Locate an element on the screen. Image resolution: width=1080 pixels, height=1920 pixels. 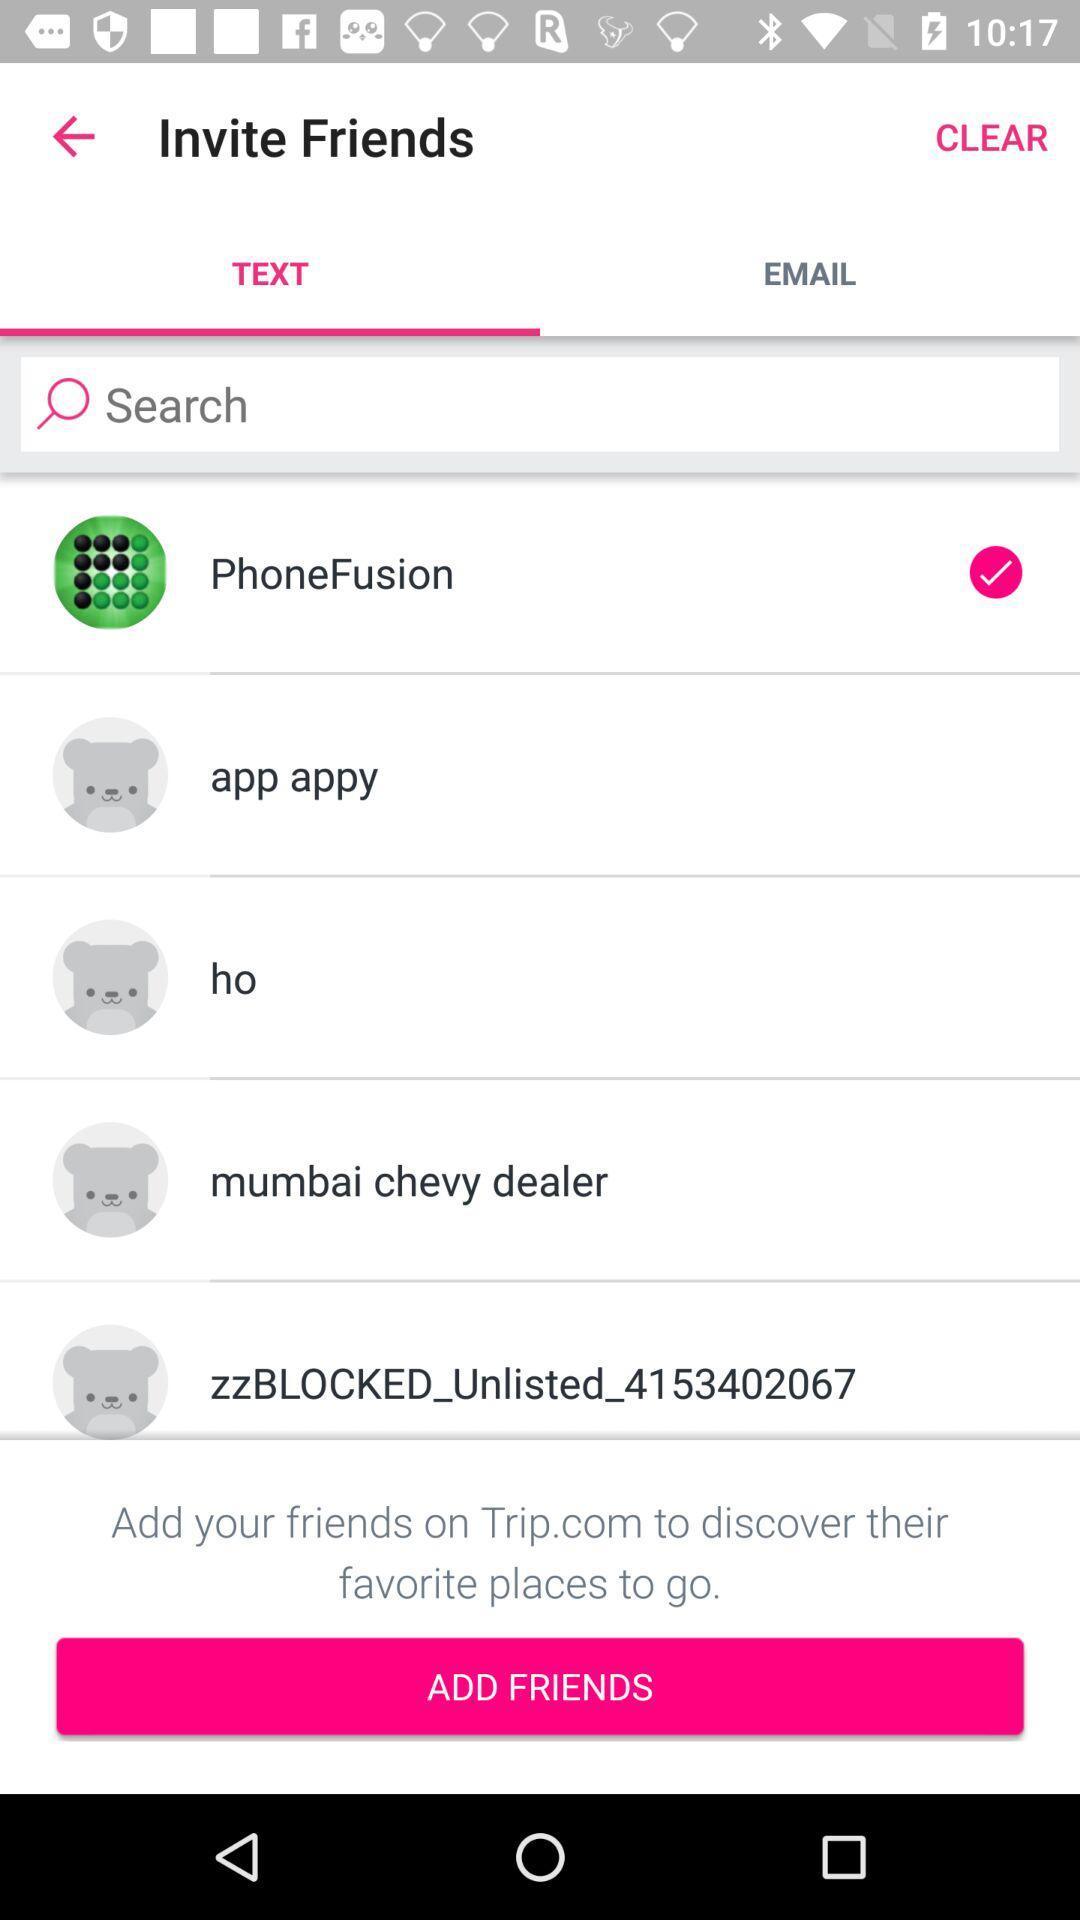
icon next to text icon is located at coordinates (810, 272).